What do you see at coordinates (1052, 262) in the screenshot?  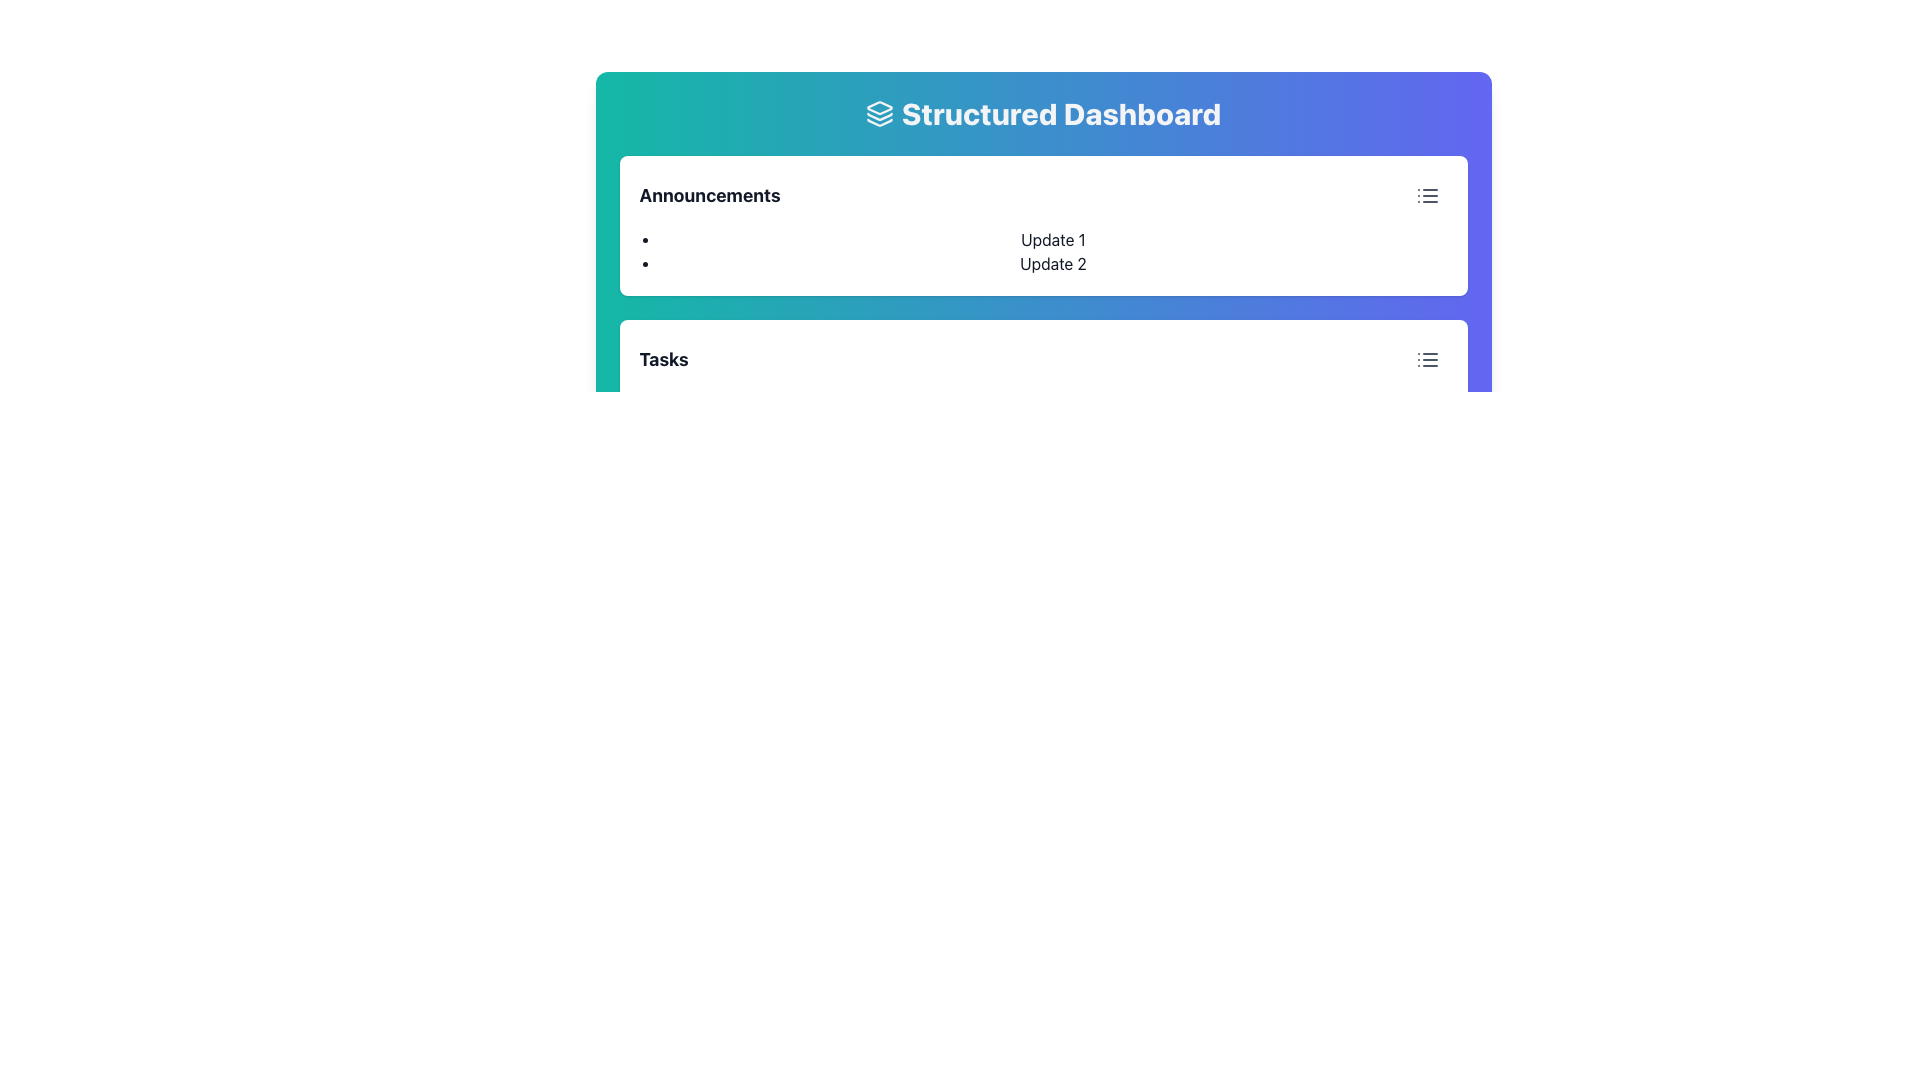 I see `the informational text label located in the announcements section of the dashboard, positioned below 'Update 1'` at bounding box center [1052, 262].